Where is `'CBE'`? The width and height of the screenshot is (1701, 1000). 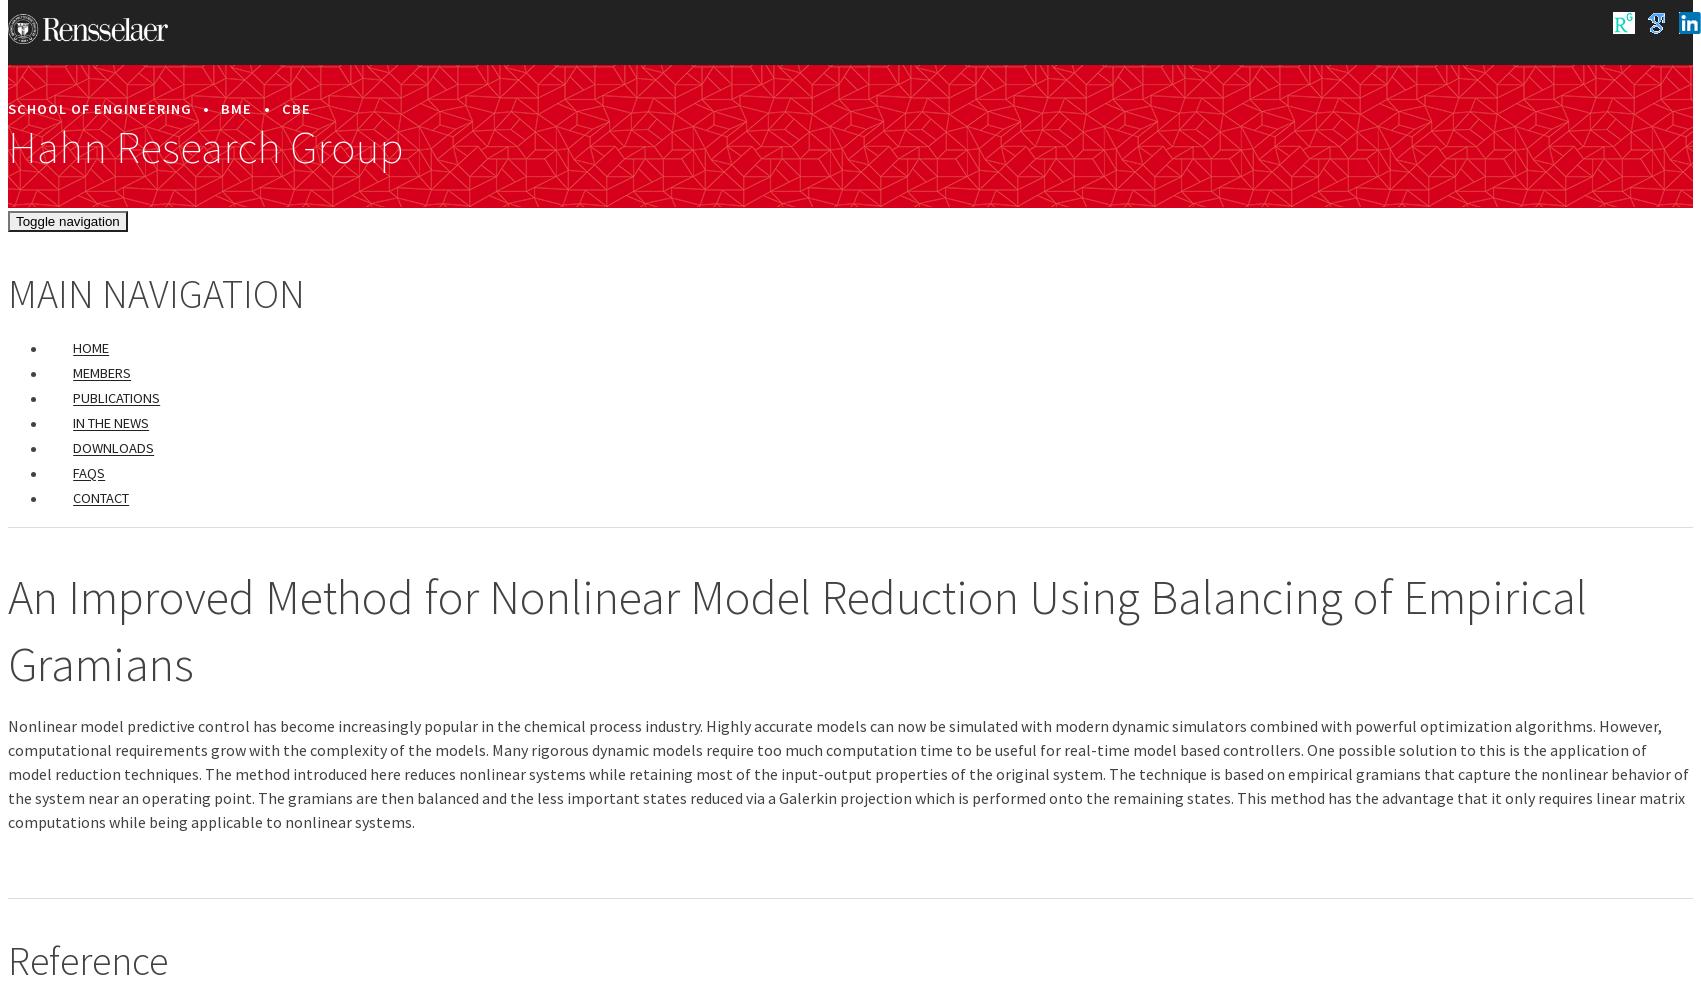
'CBE' is located at coordinates (295, 107).